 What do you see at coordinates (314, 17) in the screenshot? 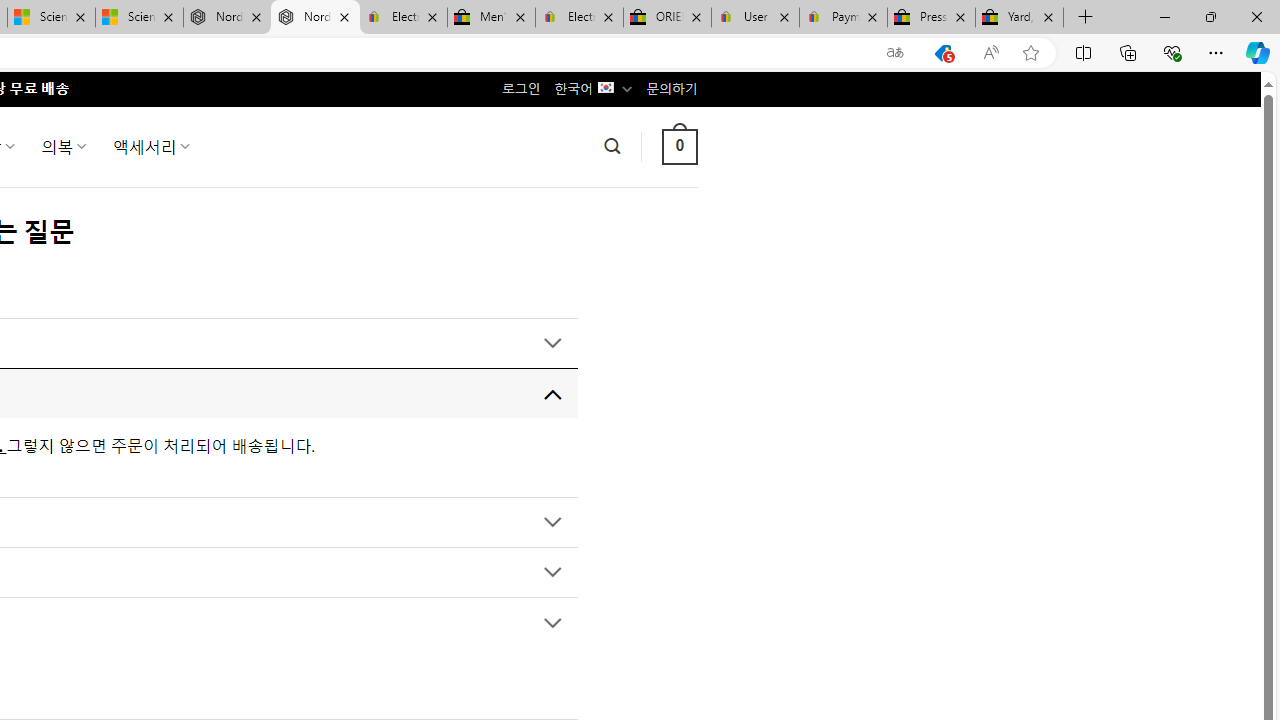
I see `'Nordace - FAQ'` at bounding box center [314, 17].